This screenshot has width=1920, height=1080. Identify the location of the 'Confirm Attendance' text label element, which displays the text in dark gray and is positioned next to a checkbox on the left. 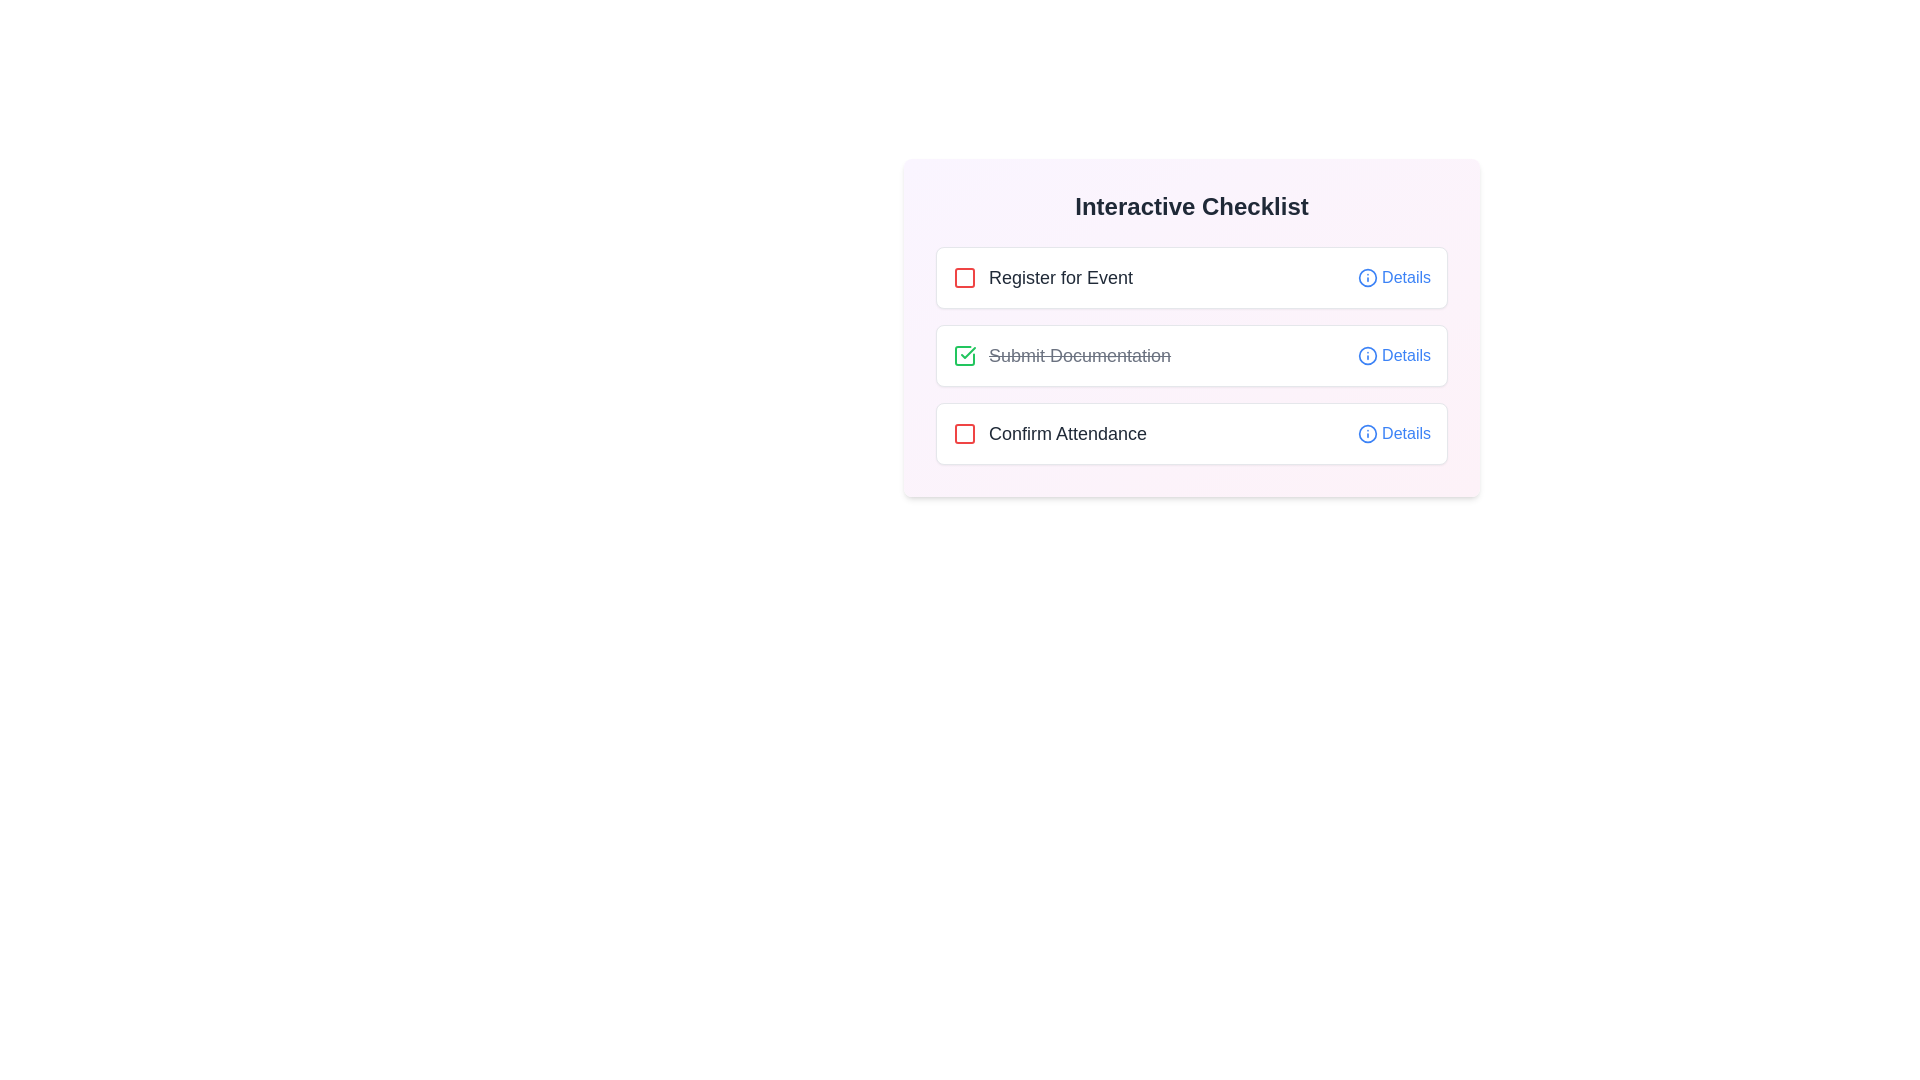
(1067, 433).